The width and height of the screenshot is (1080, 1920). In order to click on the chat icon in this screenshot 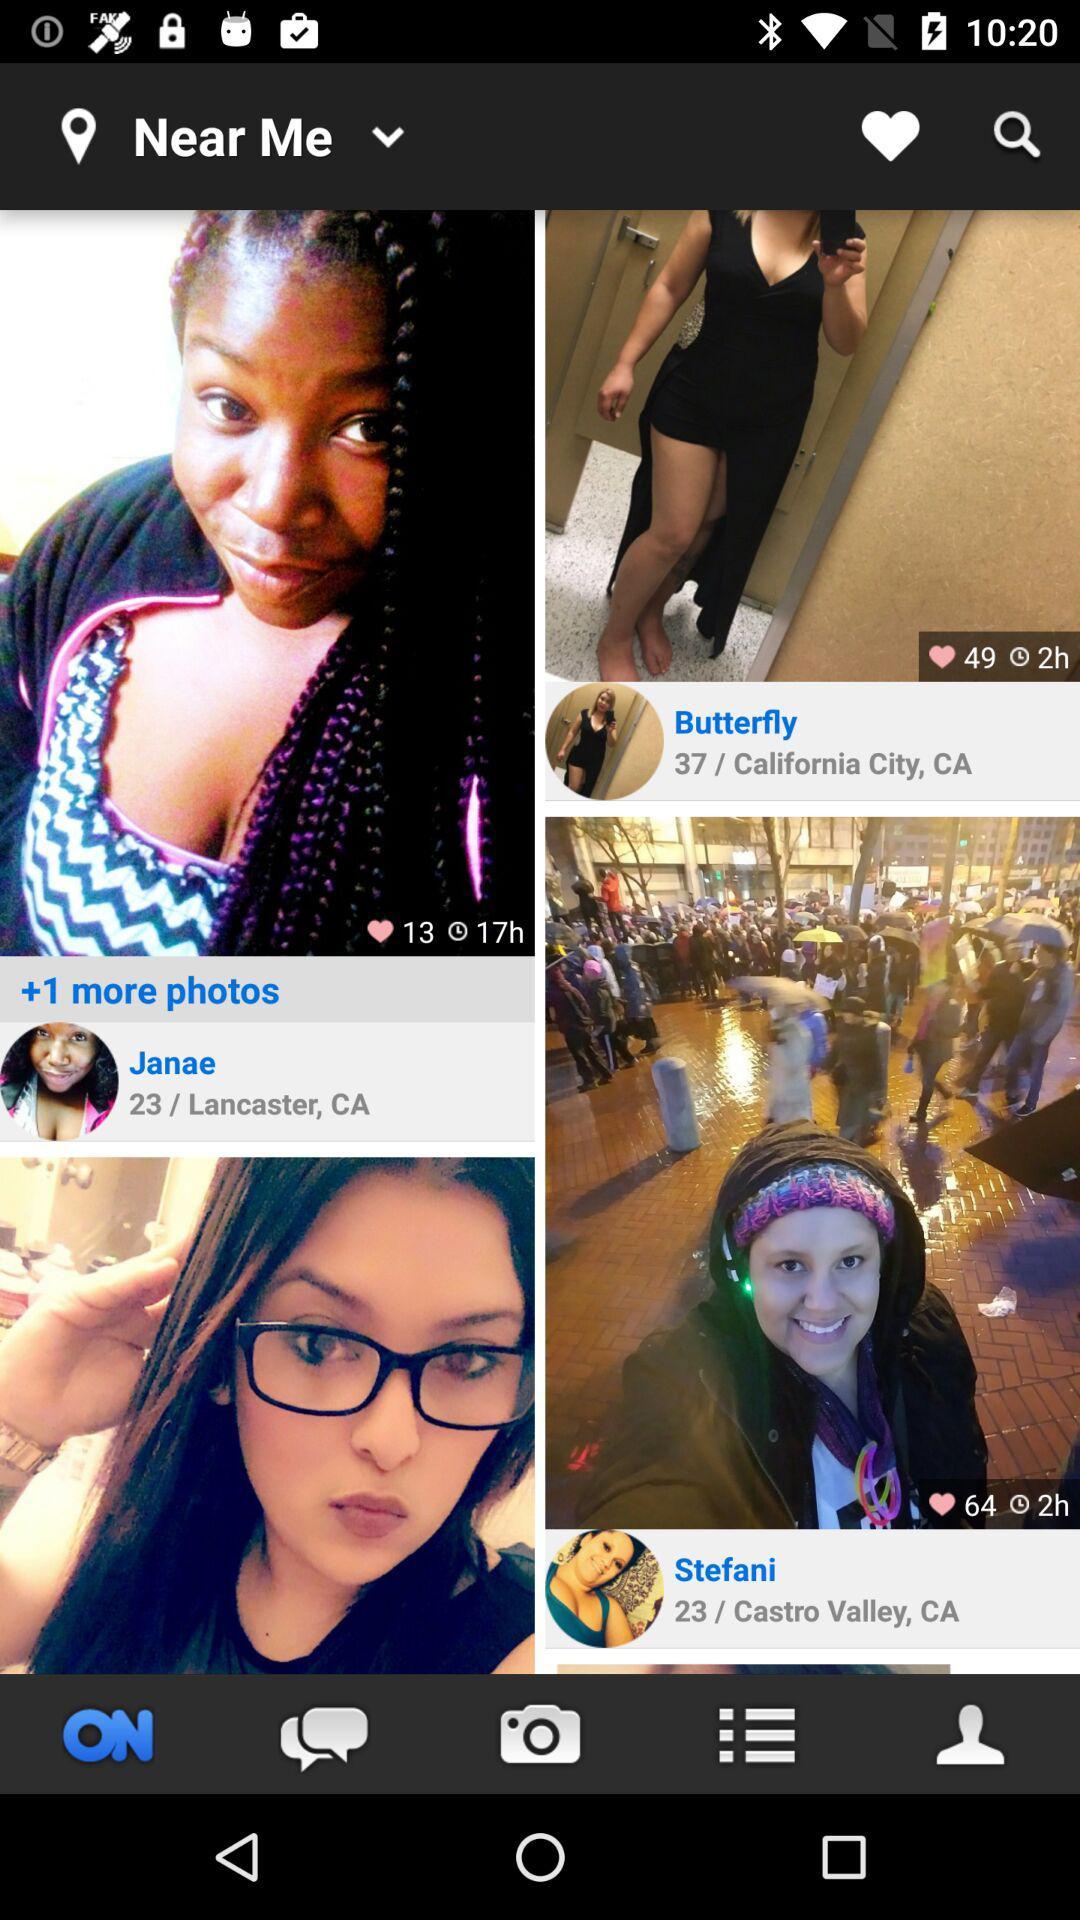, I will do `click(323, 1733)`.